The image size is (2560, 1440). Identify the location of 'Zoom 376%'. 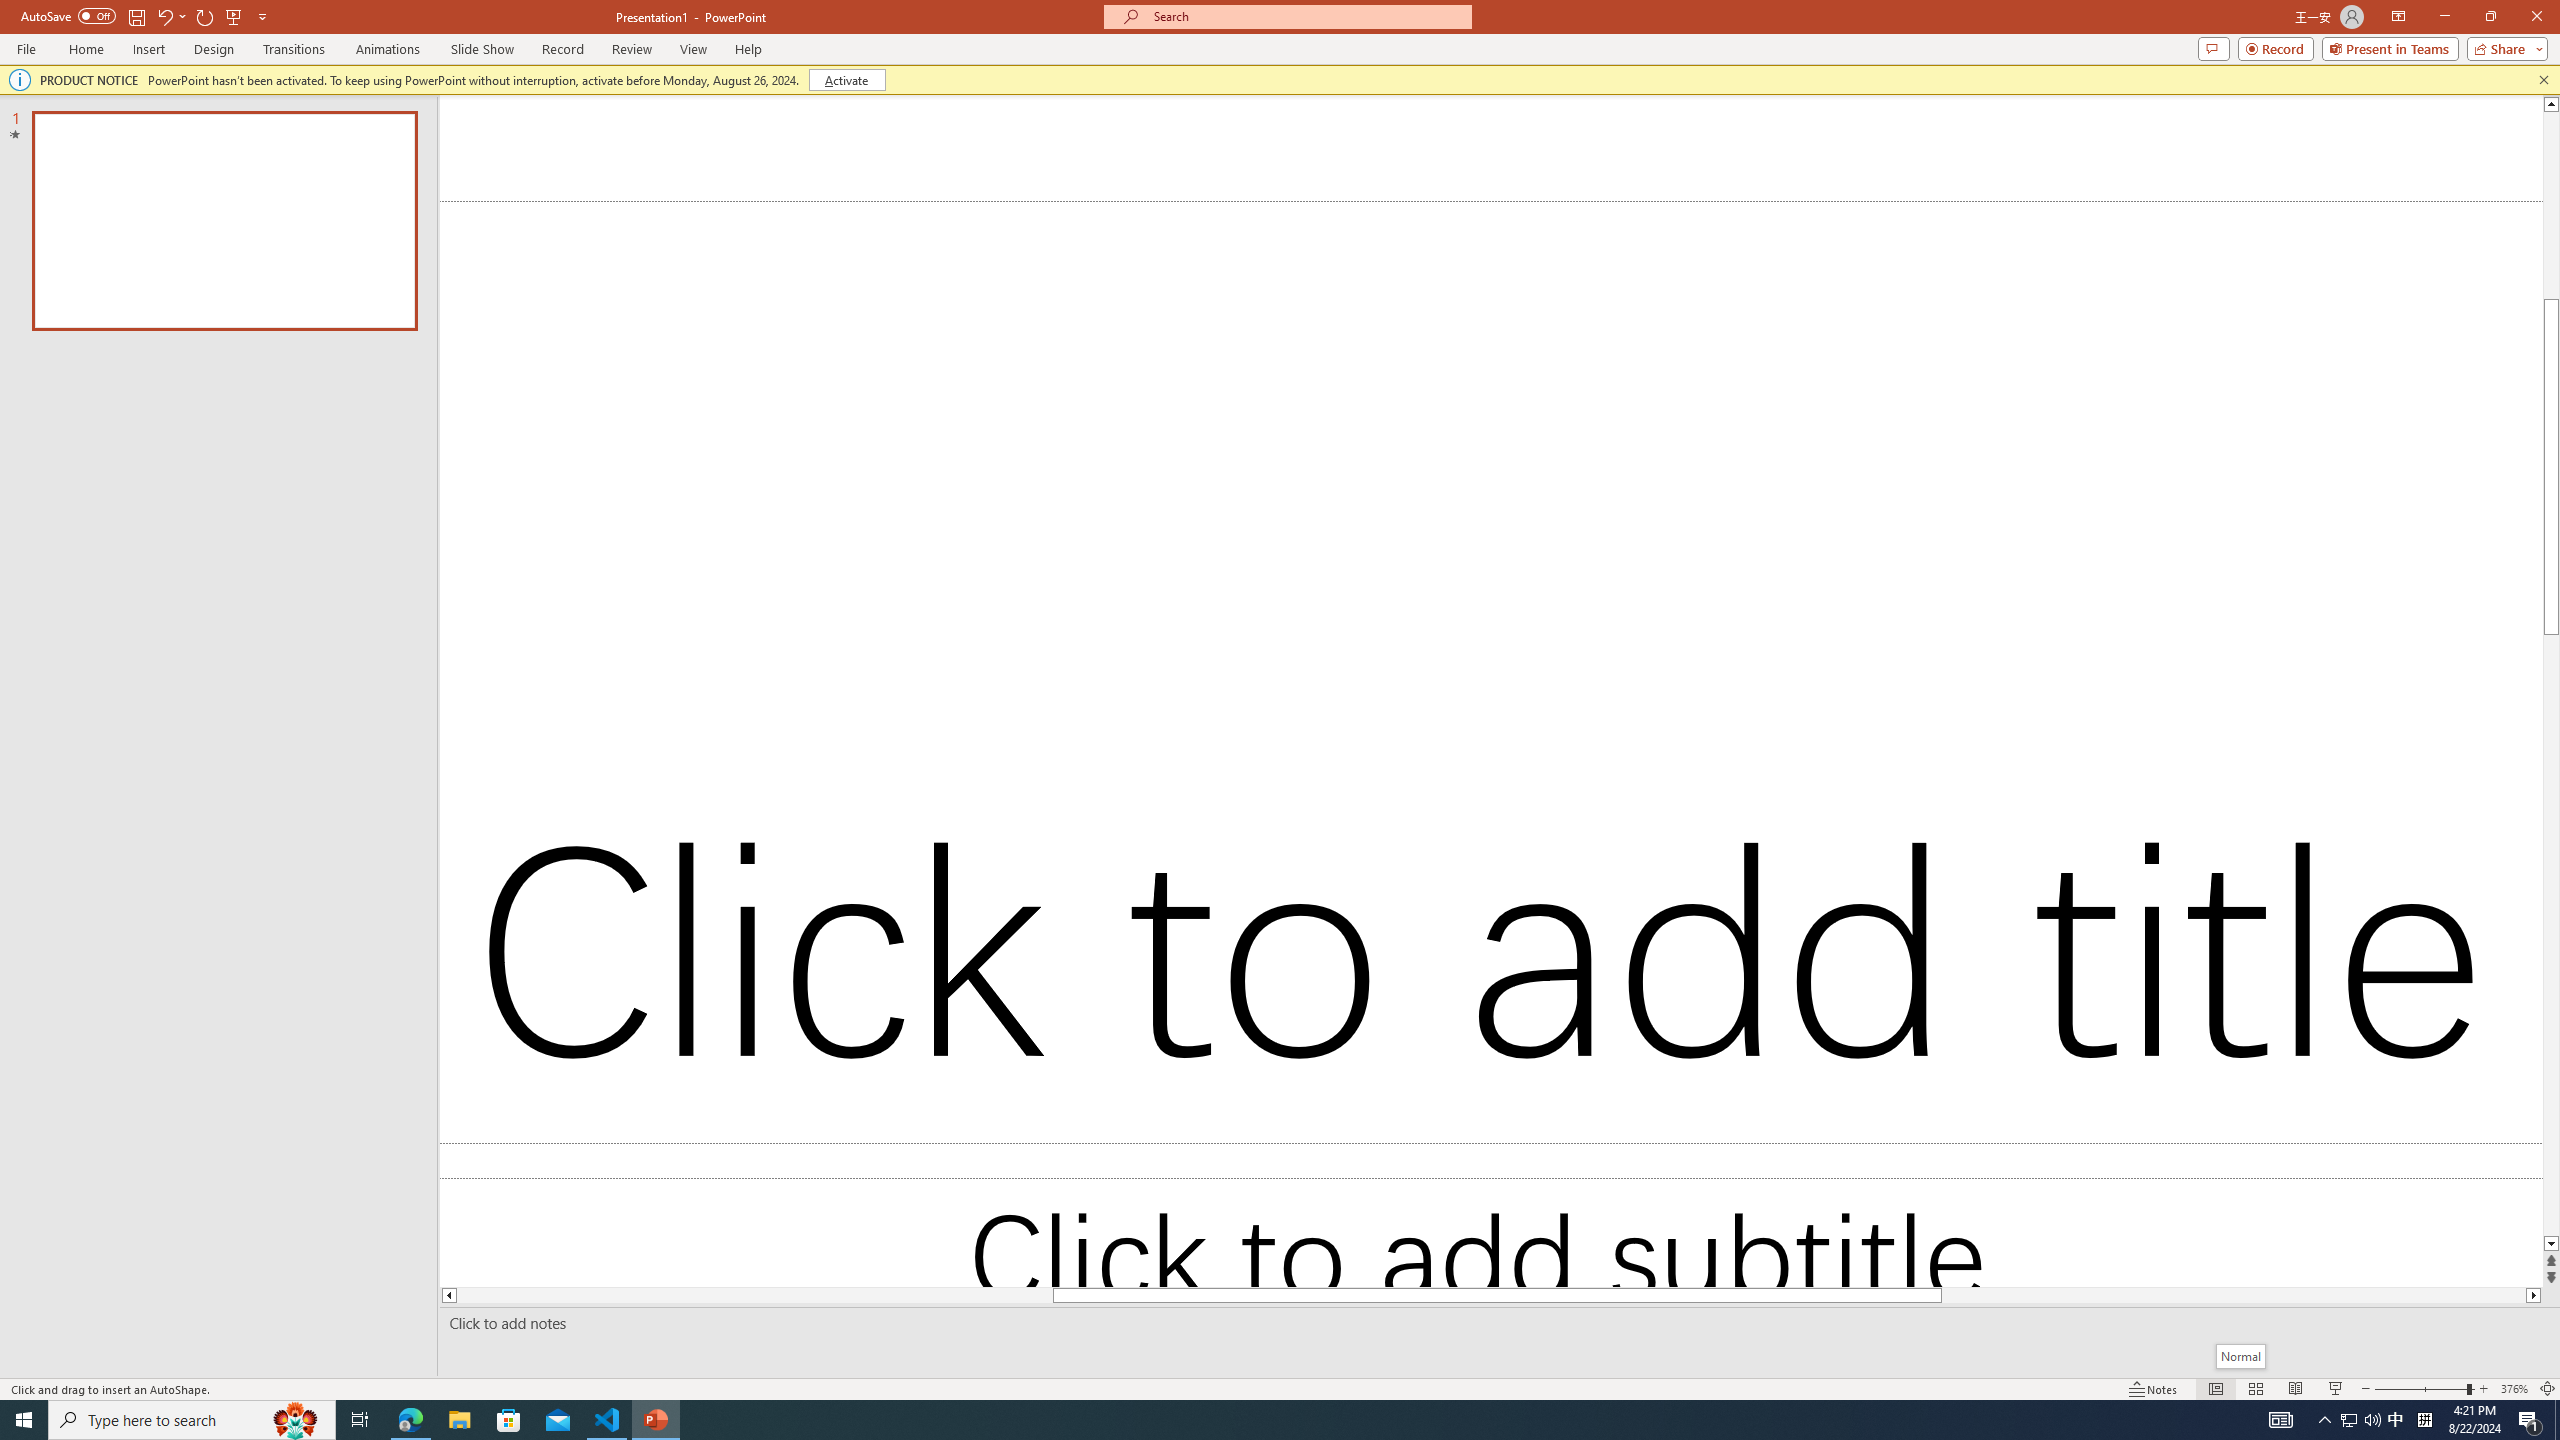
(2515, 1389).